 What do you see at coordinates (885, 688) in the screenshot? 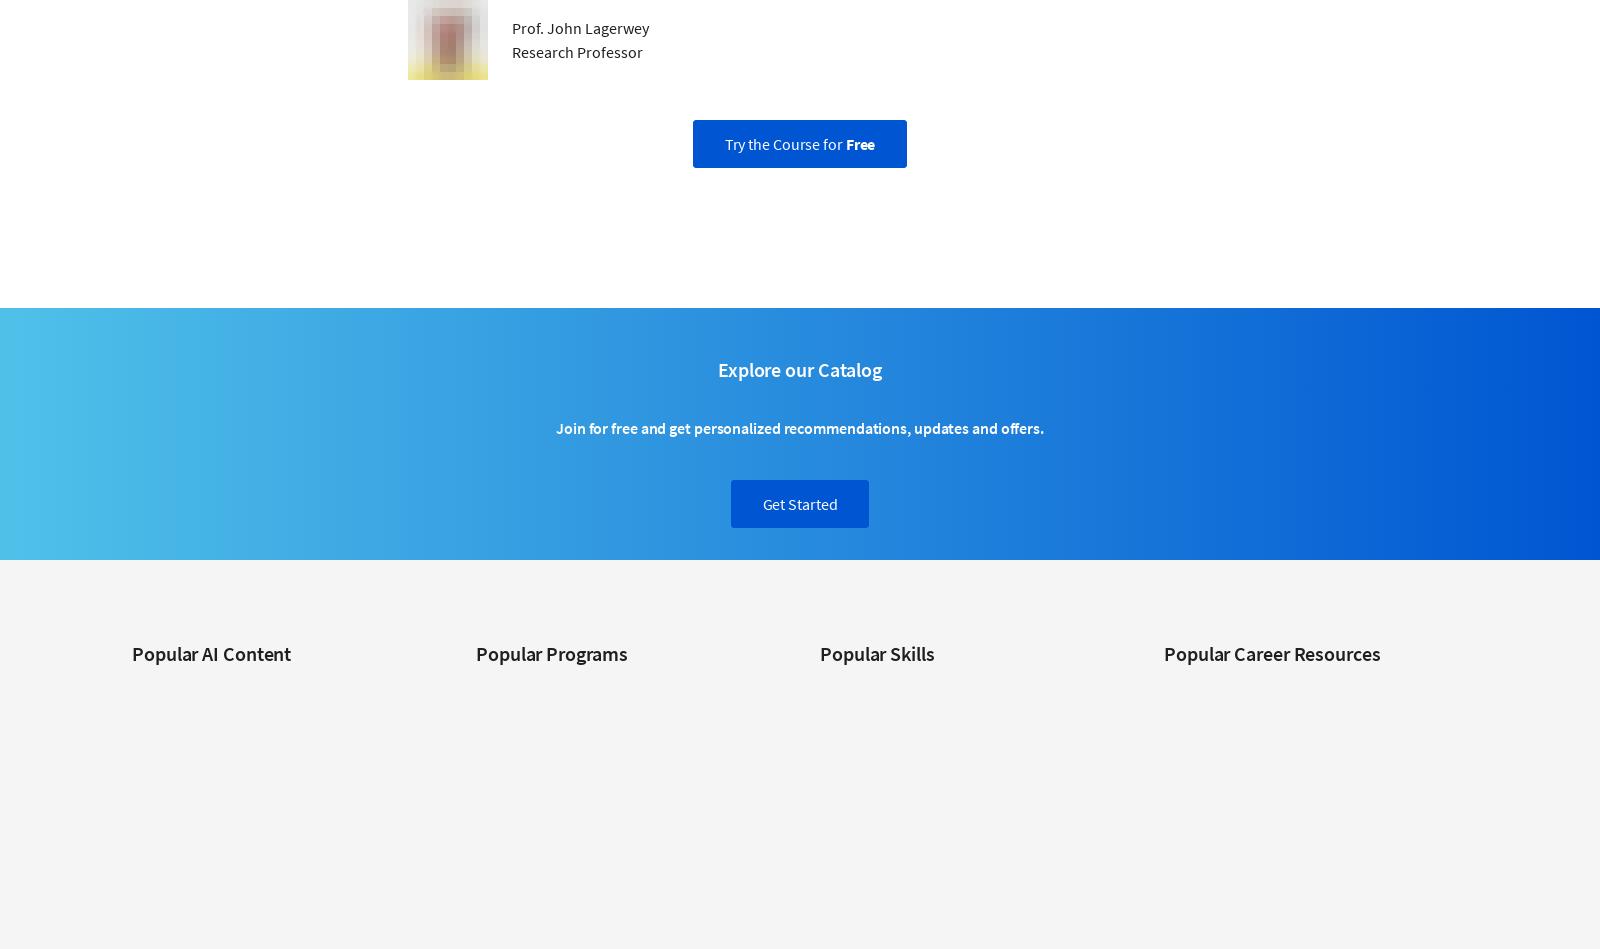
I see `'Cybersecurity Courses'` at bounding box center [885, 688].